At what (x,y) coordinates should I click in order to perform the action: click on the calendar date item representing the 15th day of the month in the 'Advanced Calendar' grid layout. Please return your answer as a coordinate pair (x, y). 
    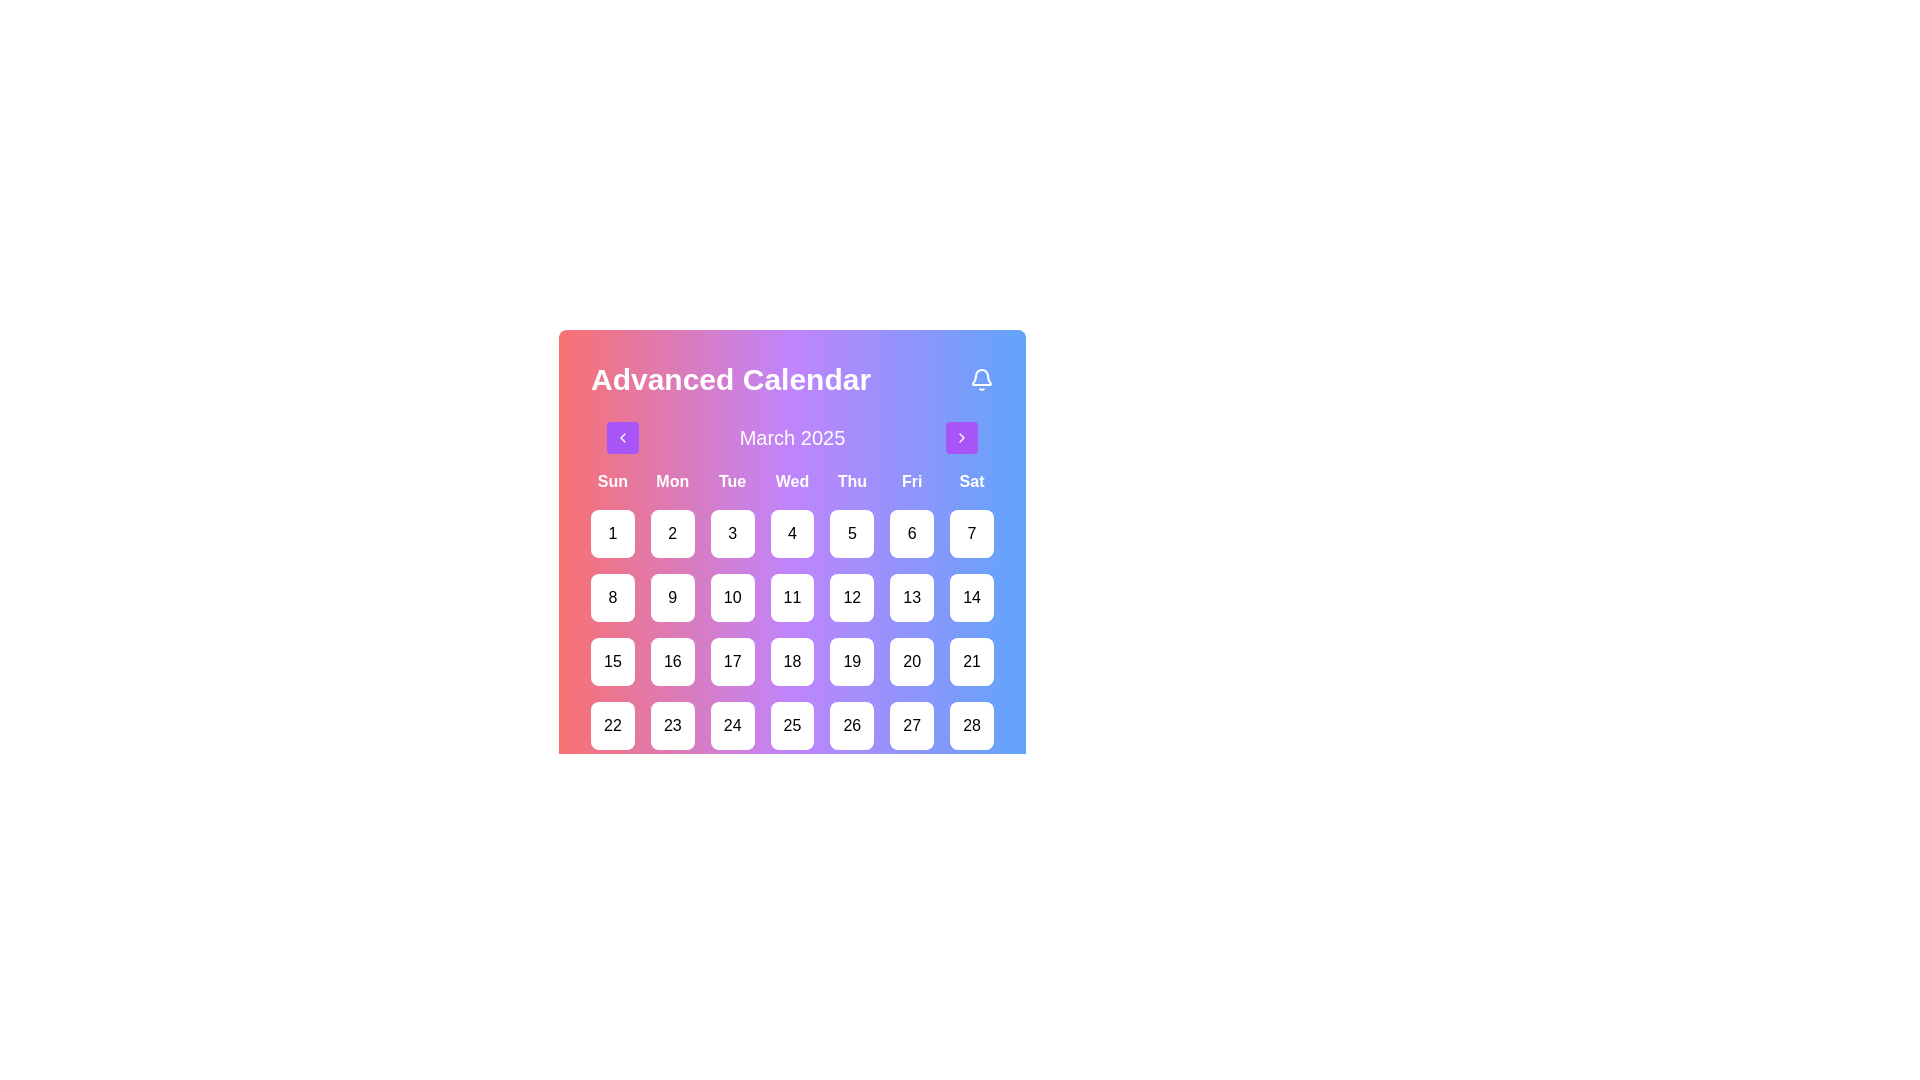
    Looking at the image, I should click on (611, 662).